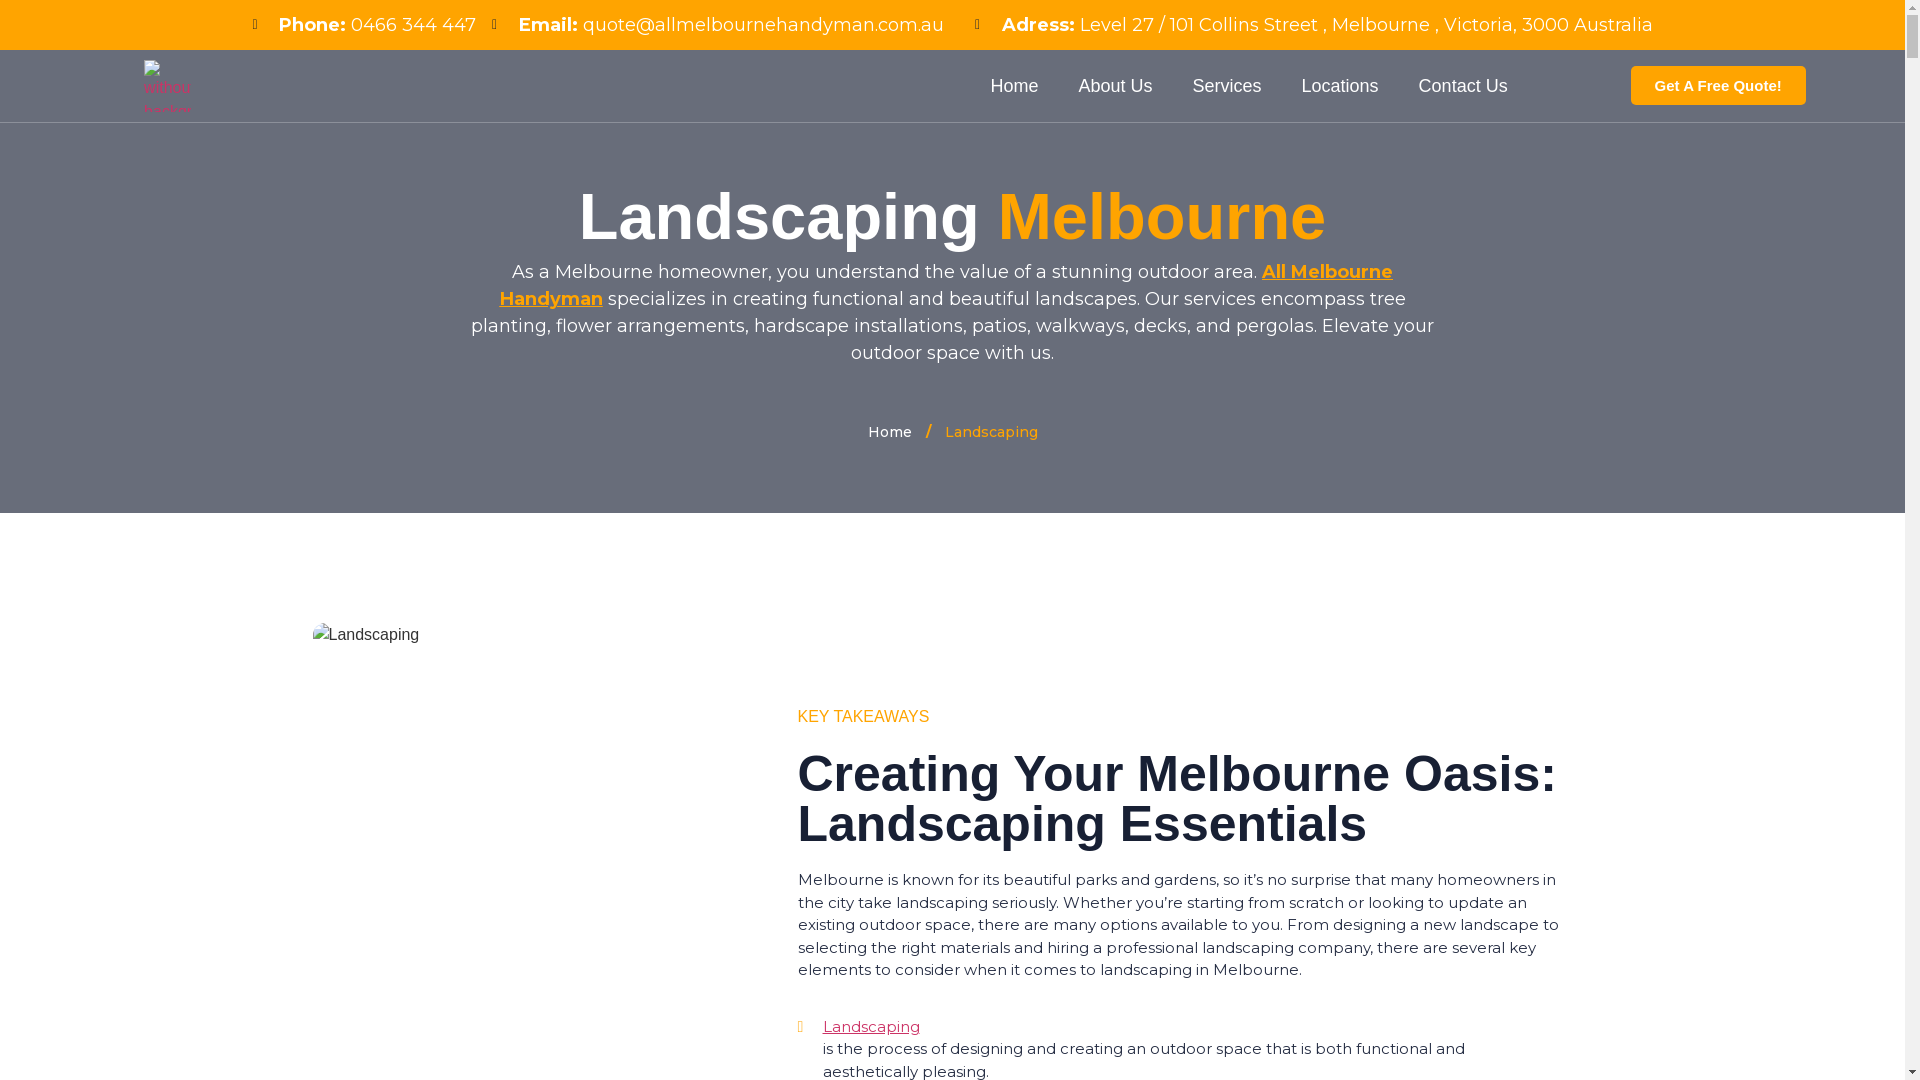  Describe the element at coordinates (1113, 84) in the screenshot. I see `'About Us'` at that location.